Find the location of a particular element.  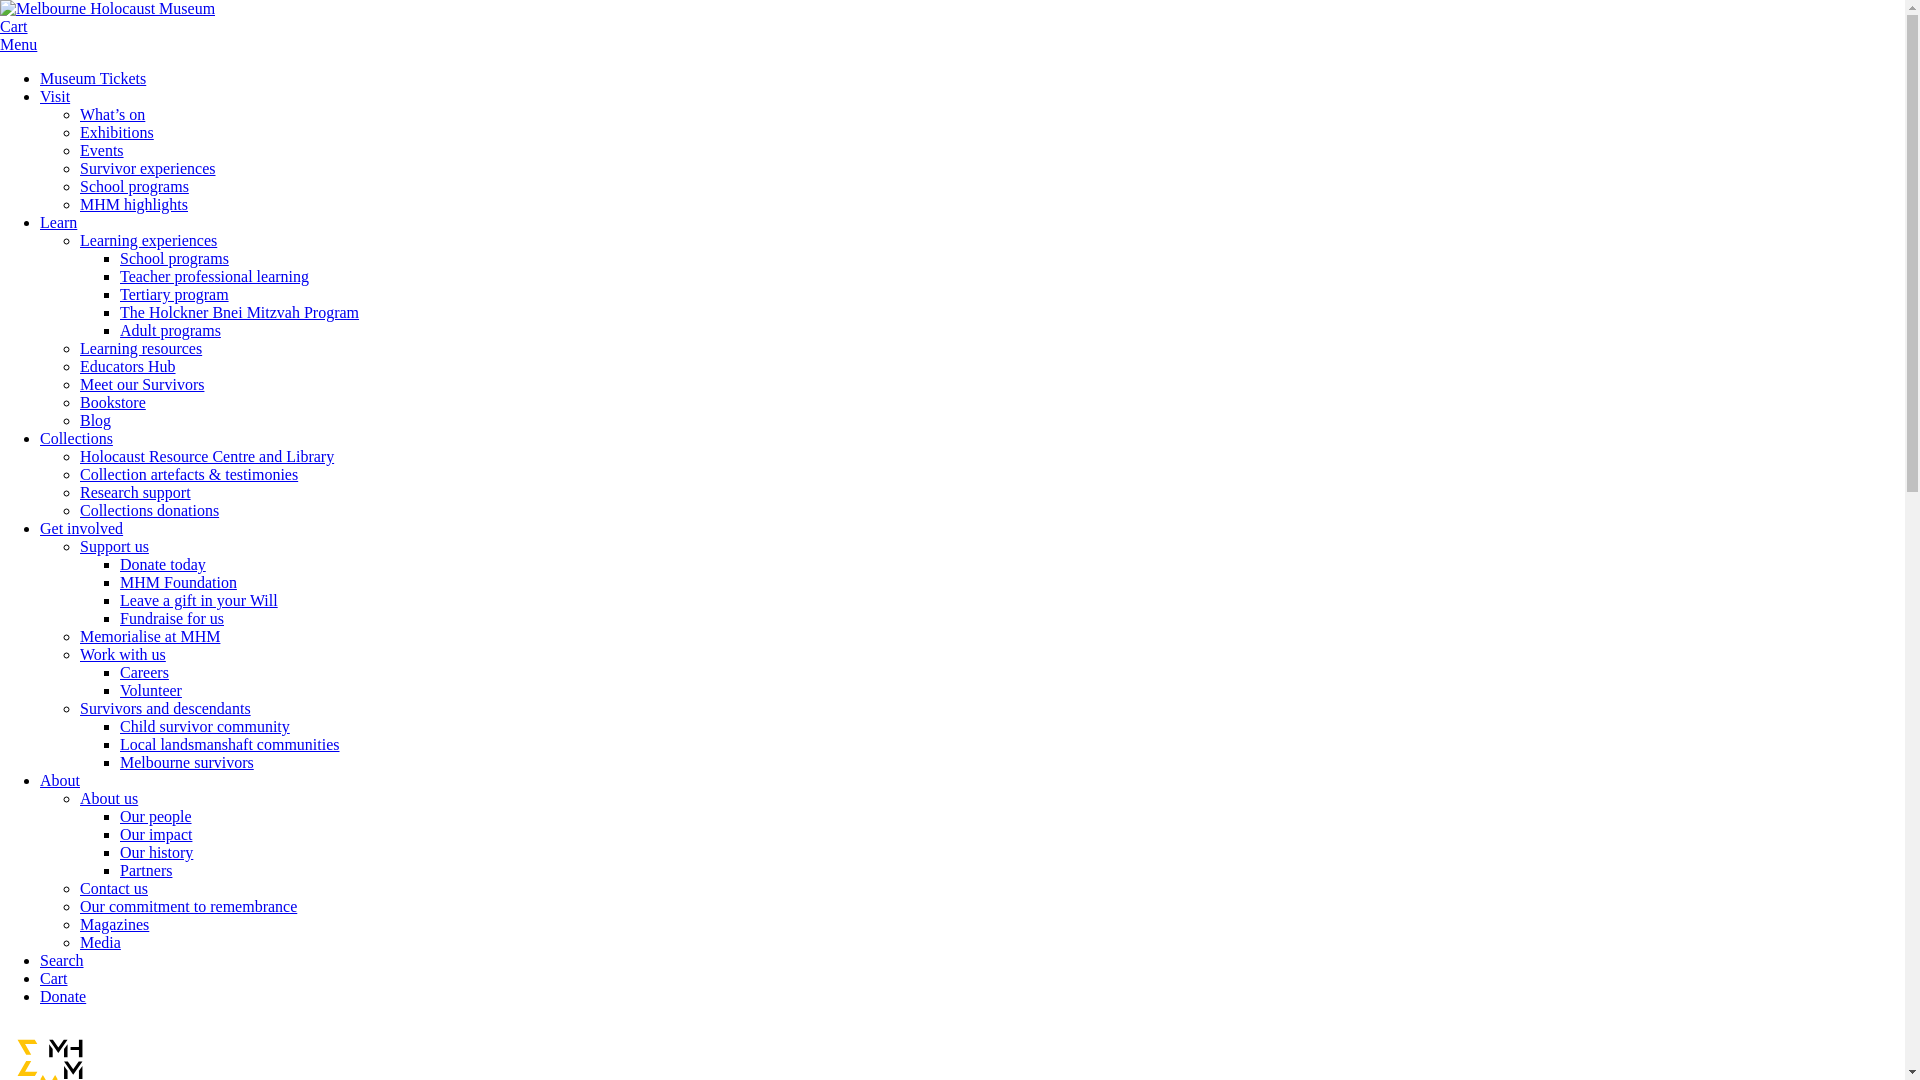

'Work with us' is located at coordinates (80, 654).